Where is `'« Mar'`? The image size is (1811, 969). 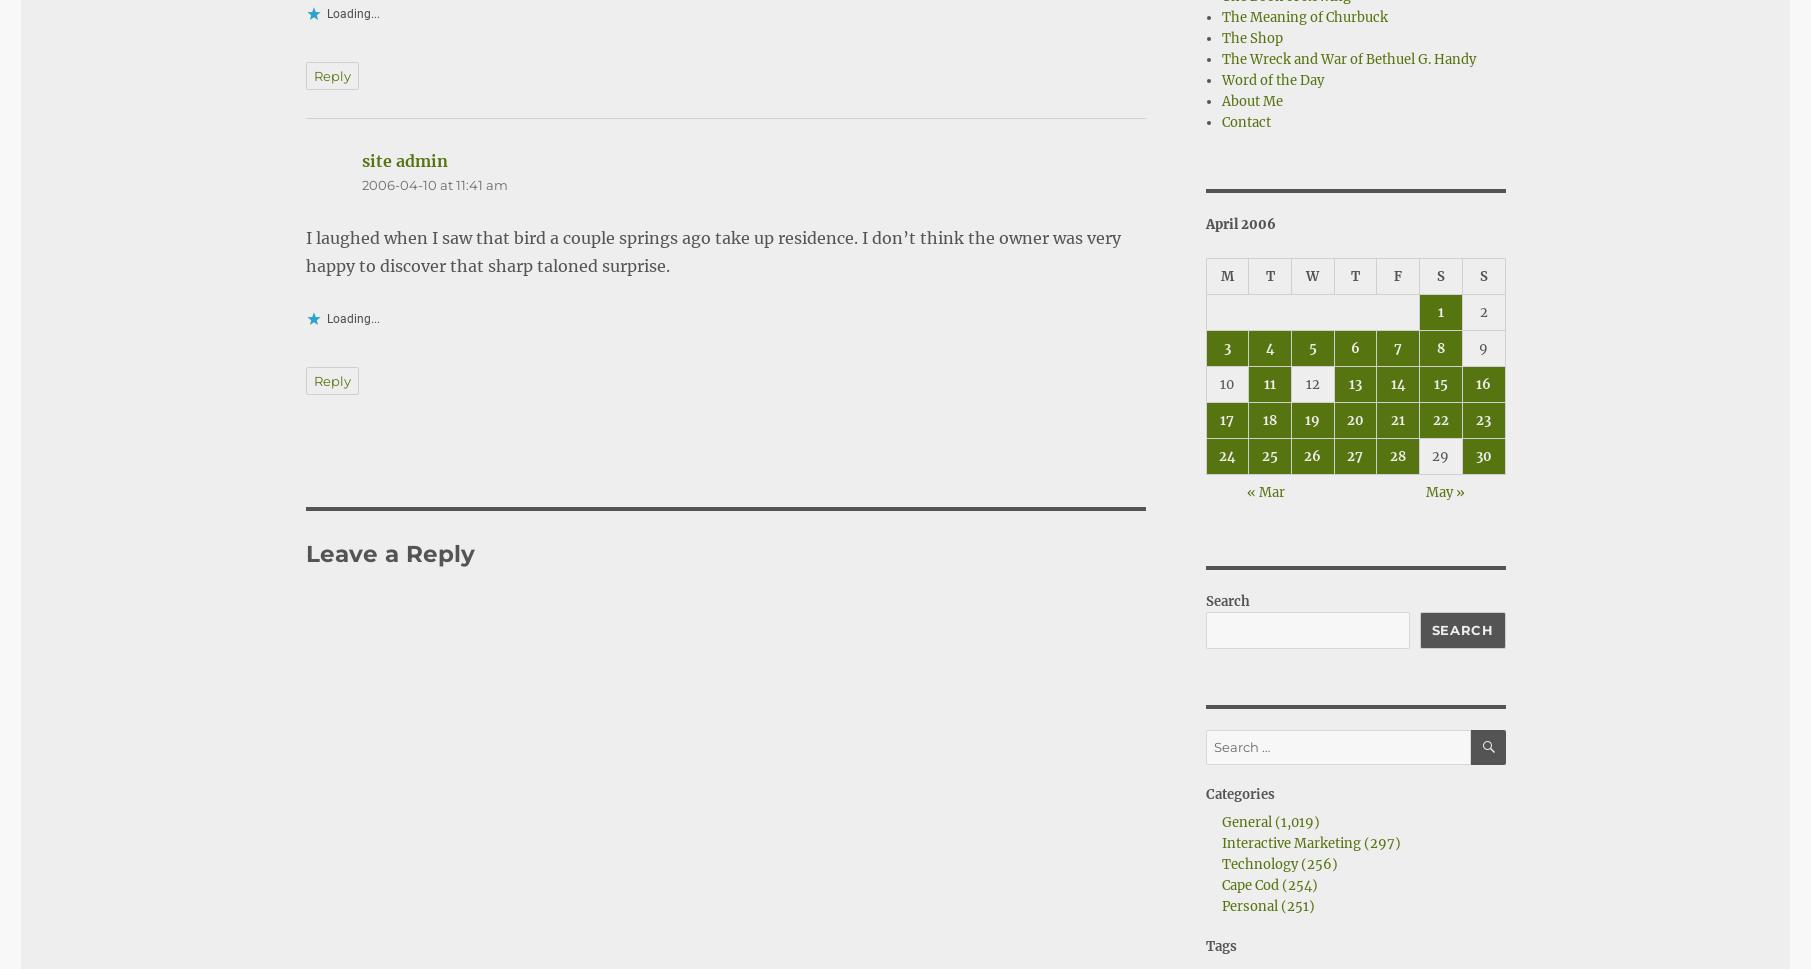
'« Mar' is located at coordinates (1245, 490).